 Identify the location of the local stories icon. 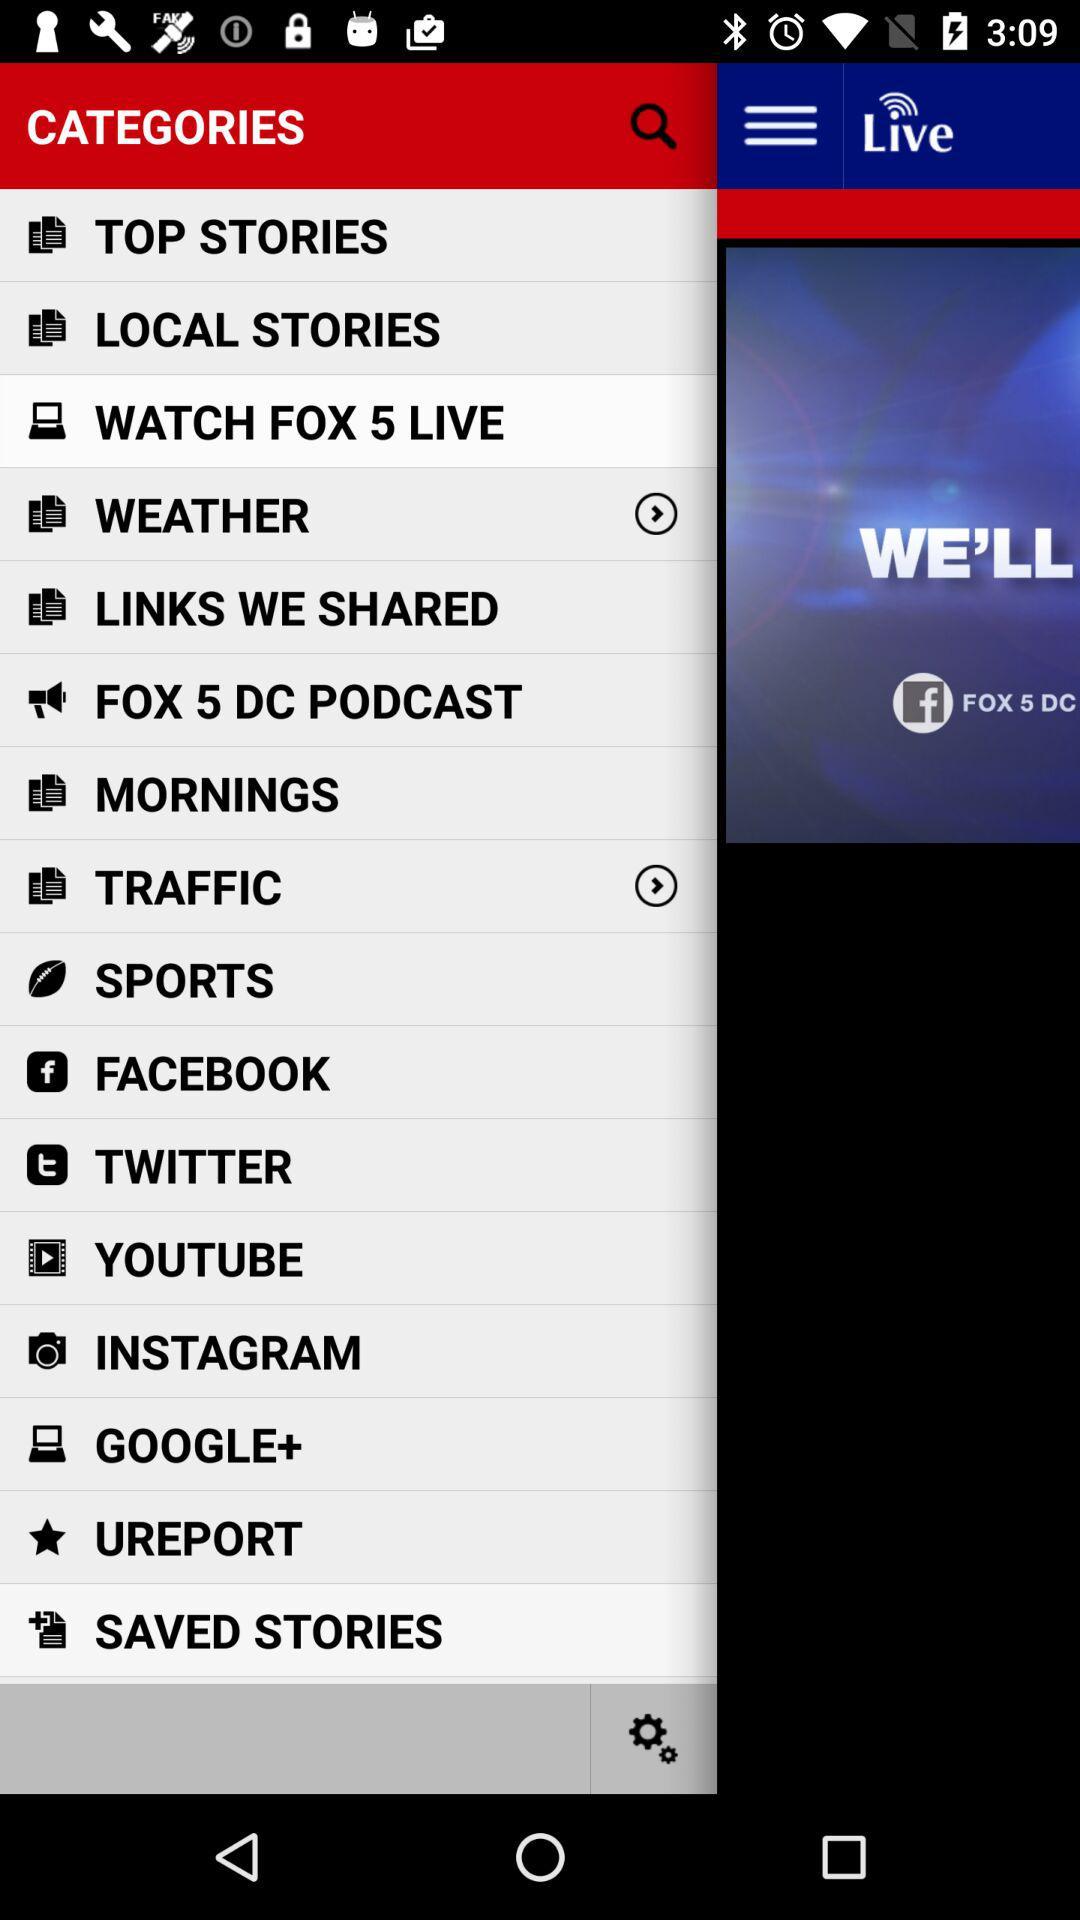
(266, 328).